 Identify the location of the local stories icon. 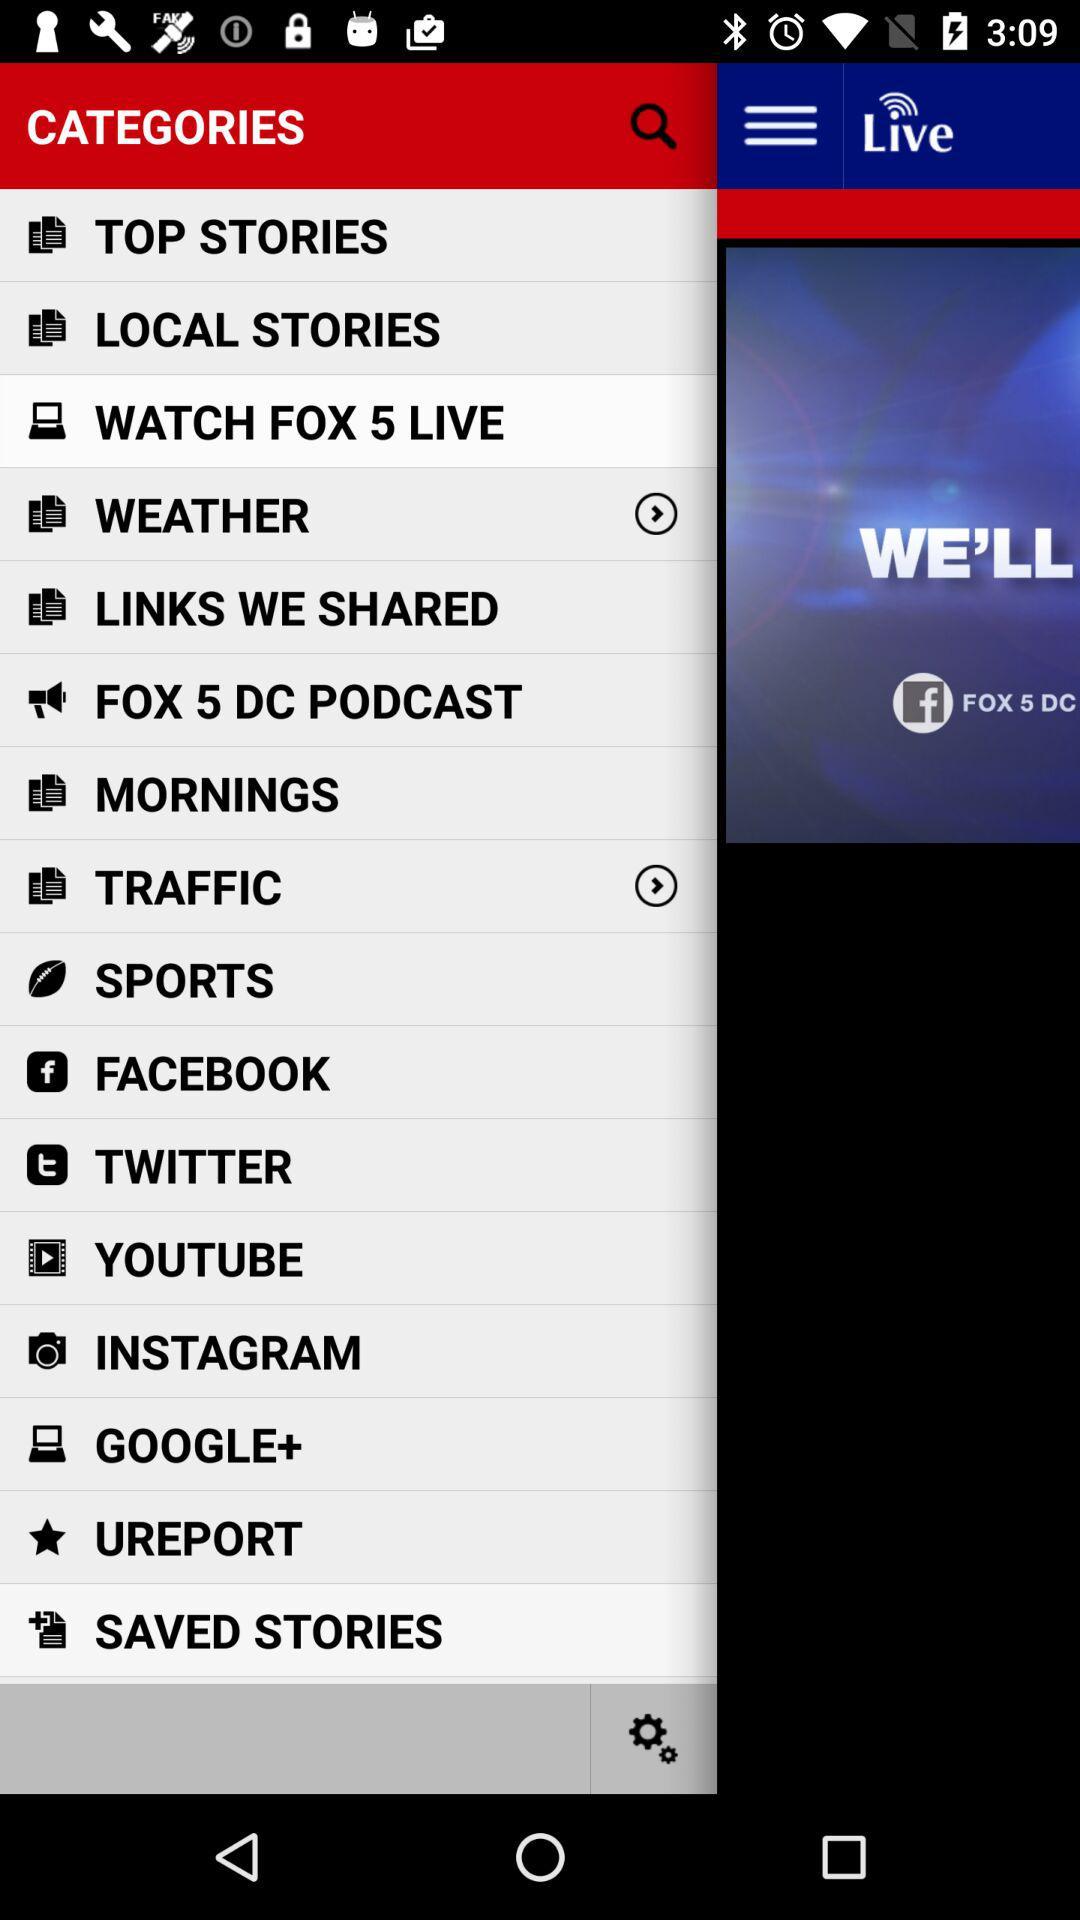
(266, 328).